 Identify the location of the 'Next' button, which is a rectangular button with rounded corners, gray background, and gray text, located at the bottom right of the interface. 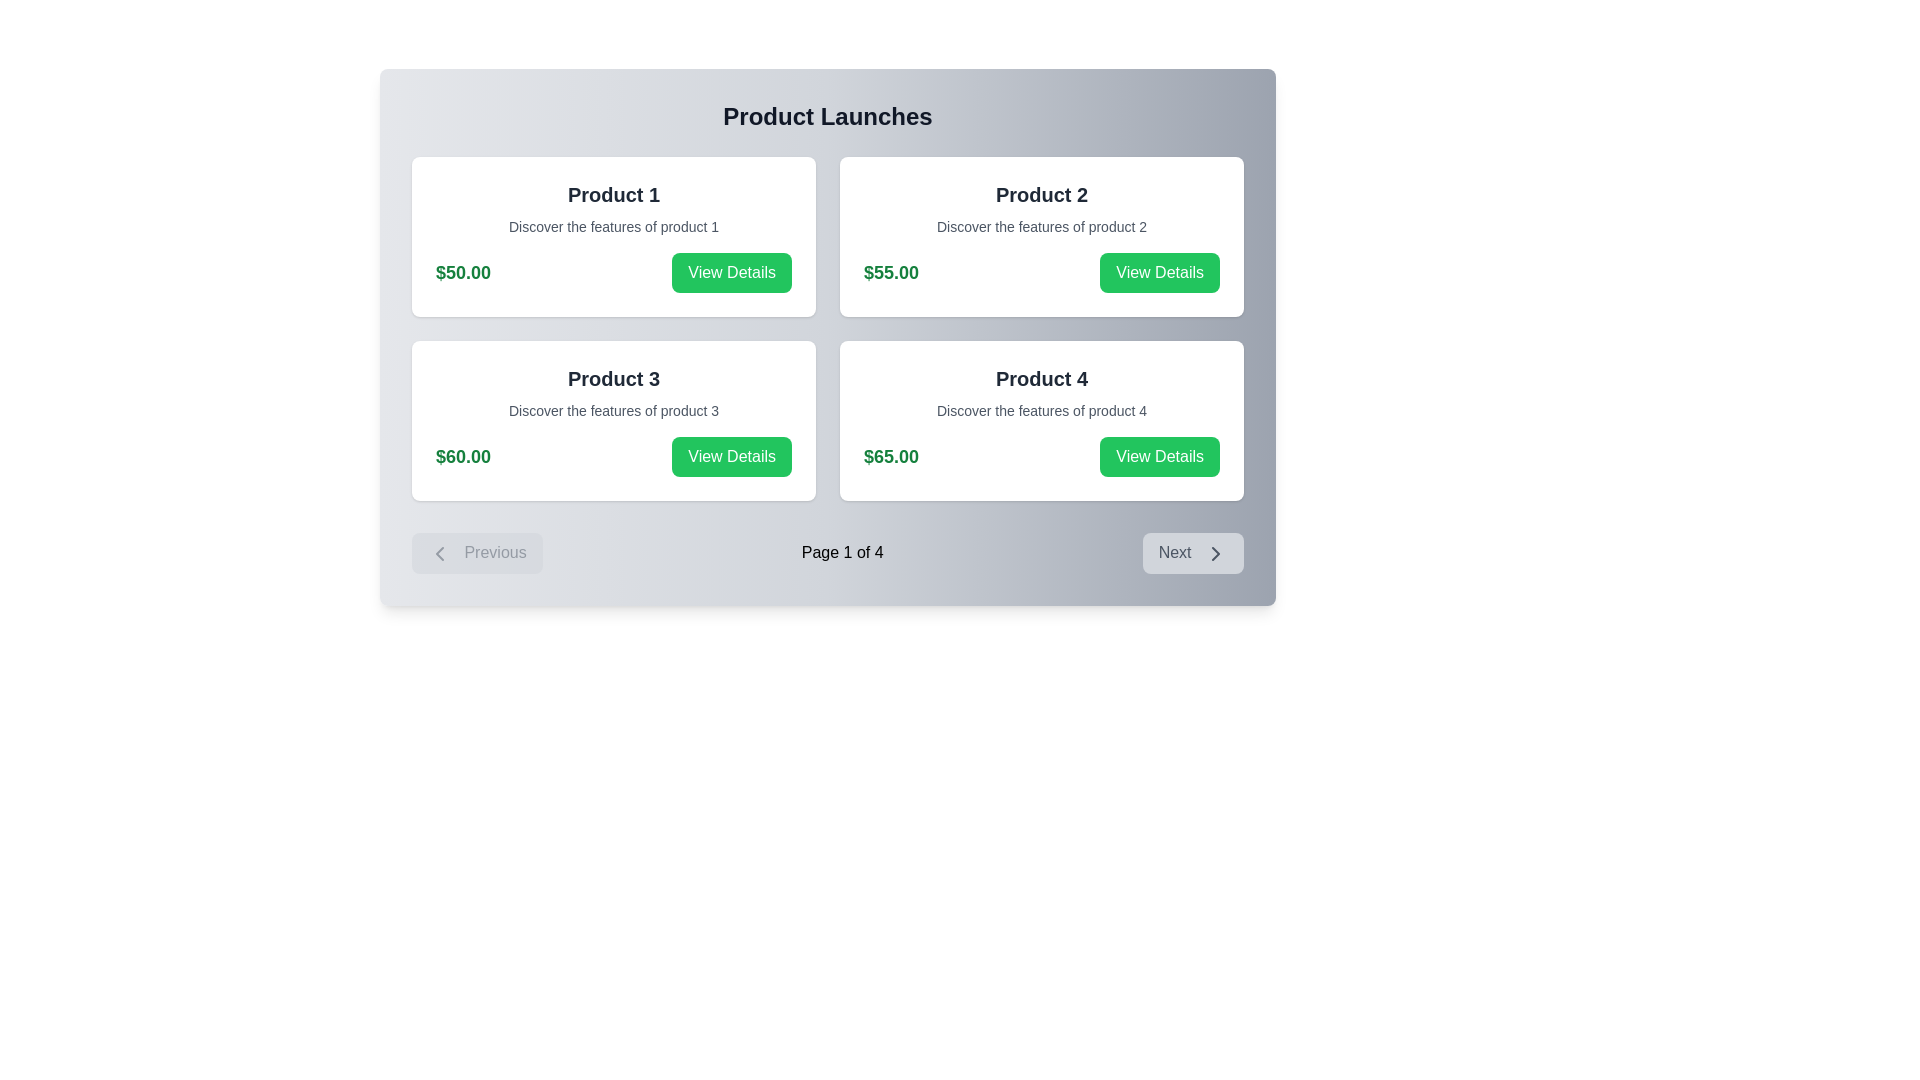
(1193, 553).